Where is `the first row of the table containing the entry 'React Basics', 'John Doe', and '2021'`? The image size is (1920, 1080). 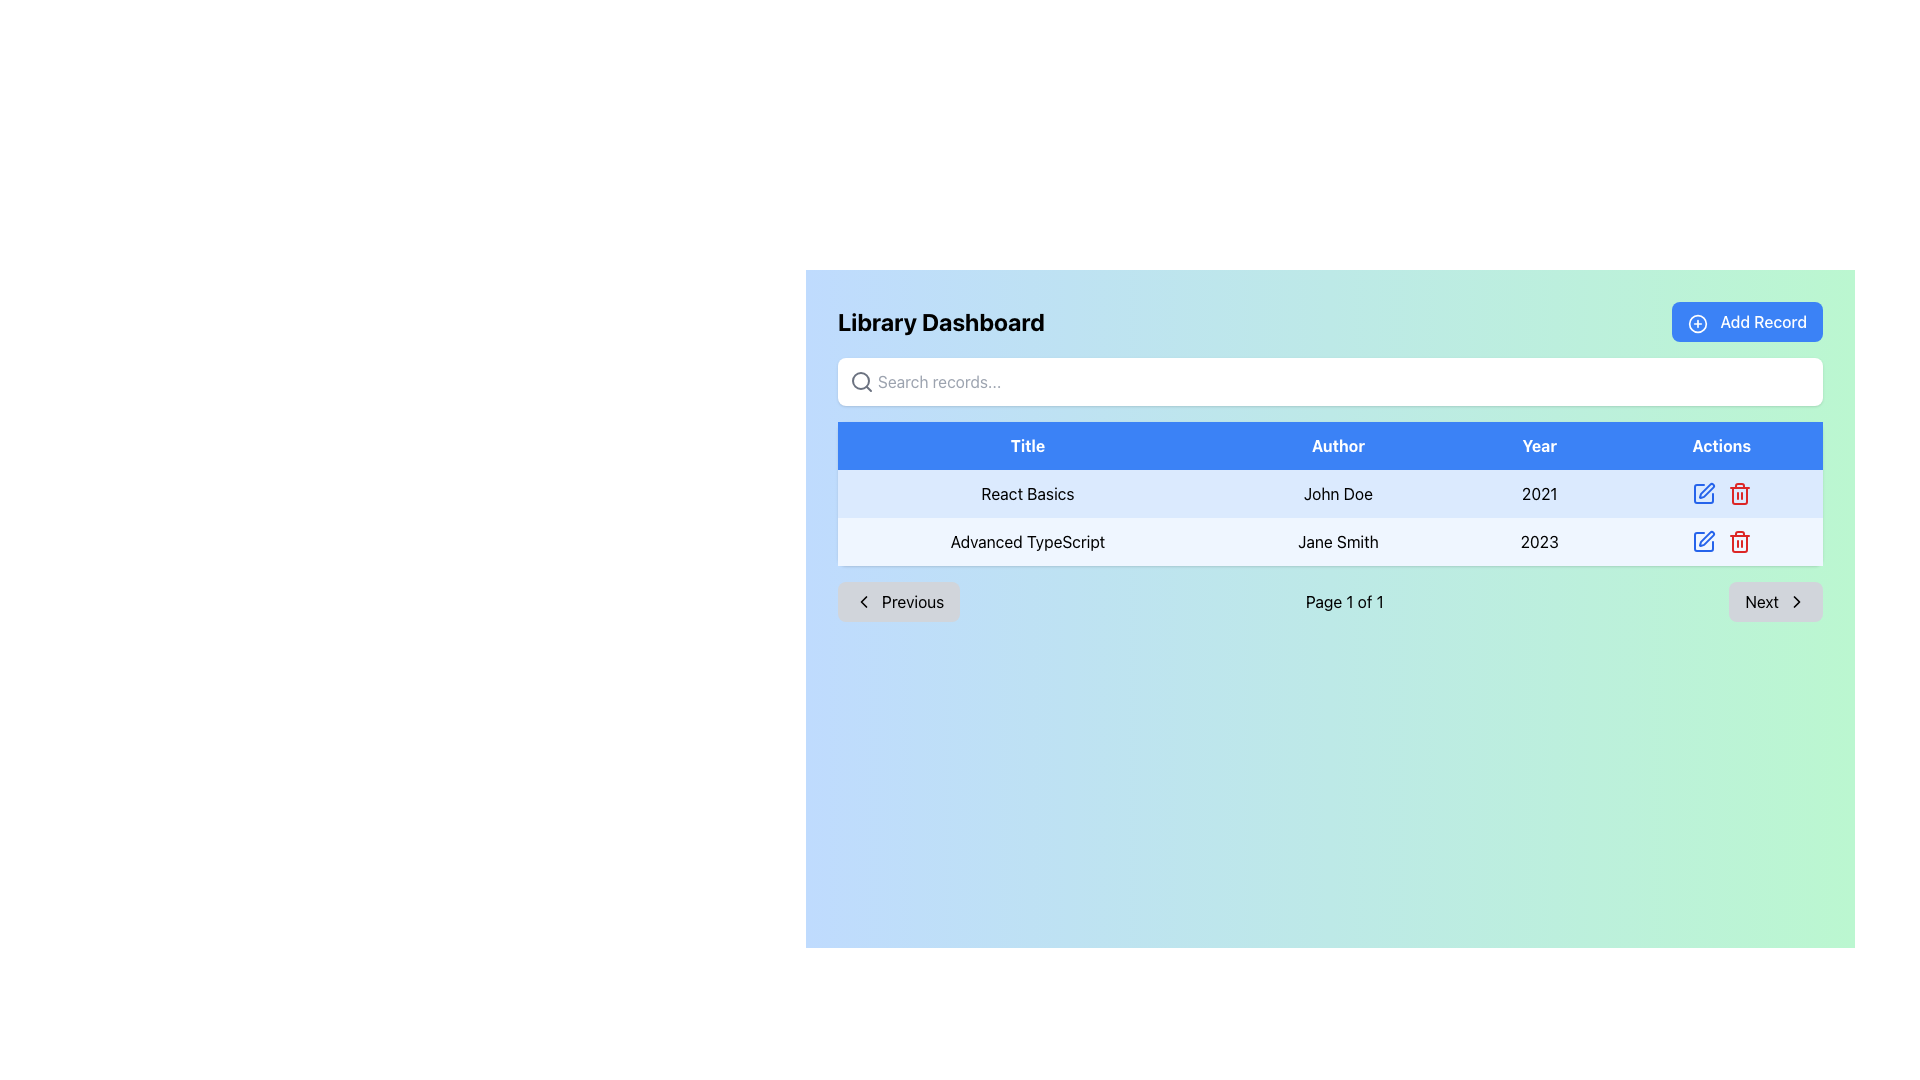 the first row of the table containing the entry 'React Basics', 'John Doe', and '2021' is located at coordinates (1330, 493).